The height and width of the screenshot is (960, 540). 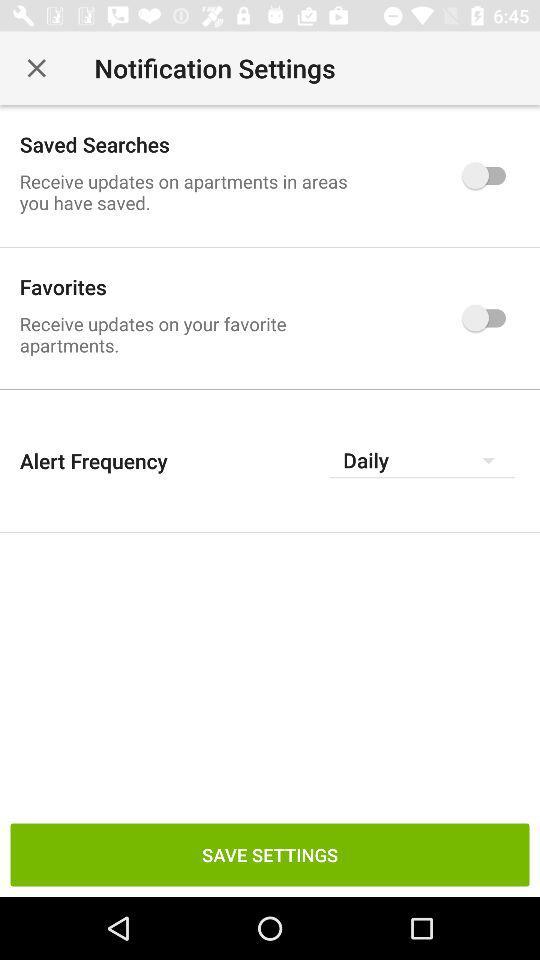 I want to click on icon at the top left corner, so click(x=36, y=68).